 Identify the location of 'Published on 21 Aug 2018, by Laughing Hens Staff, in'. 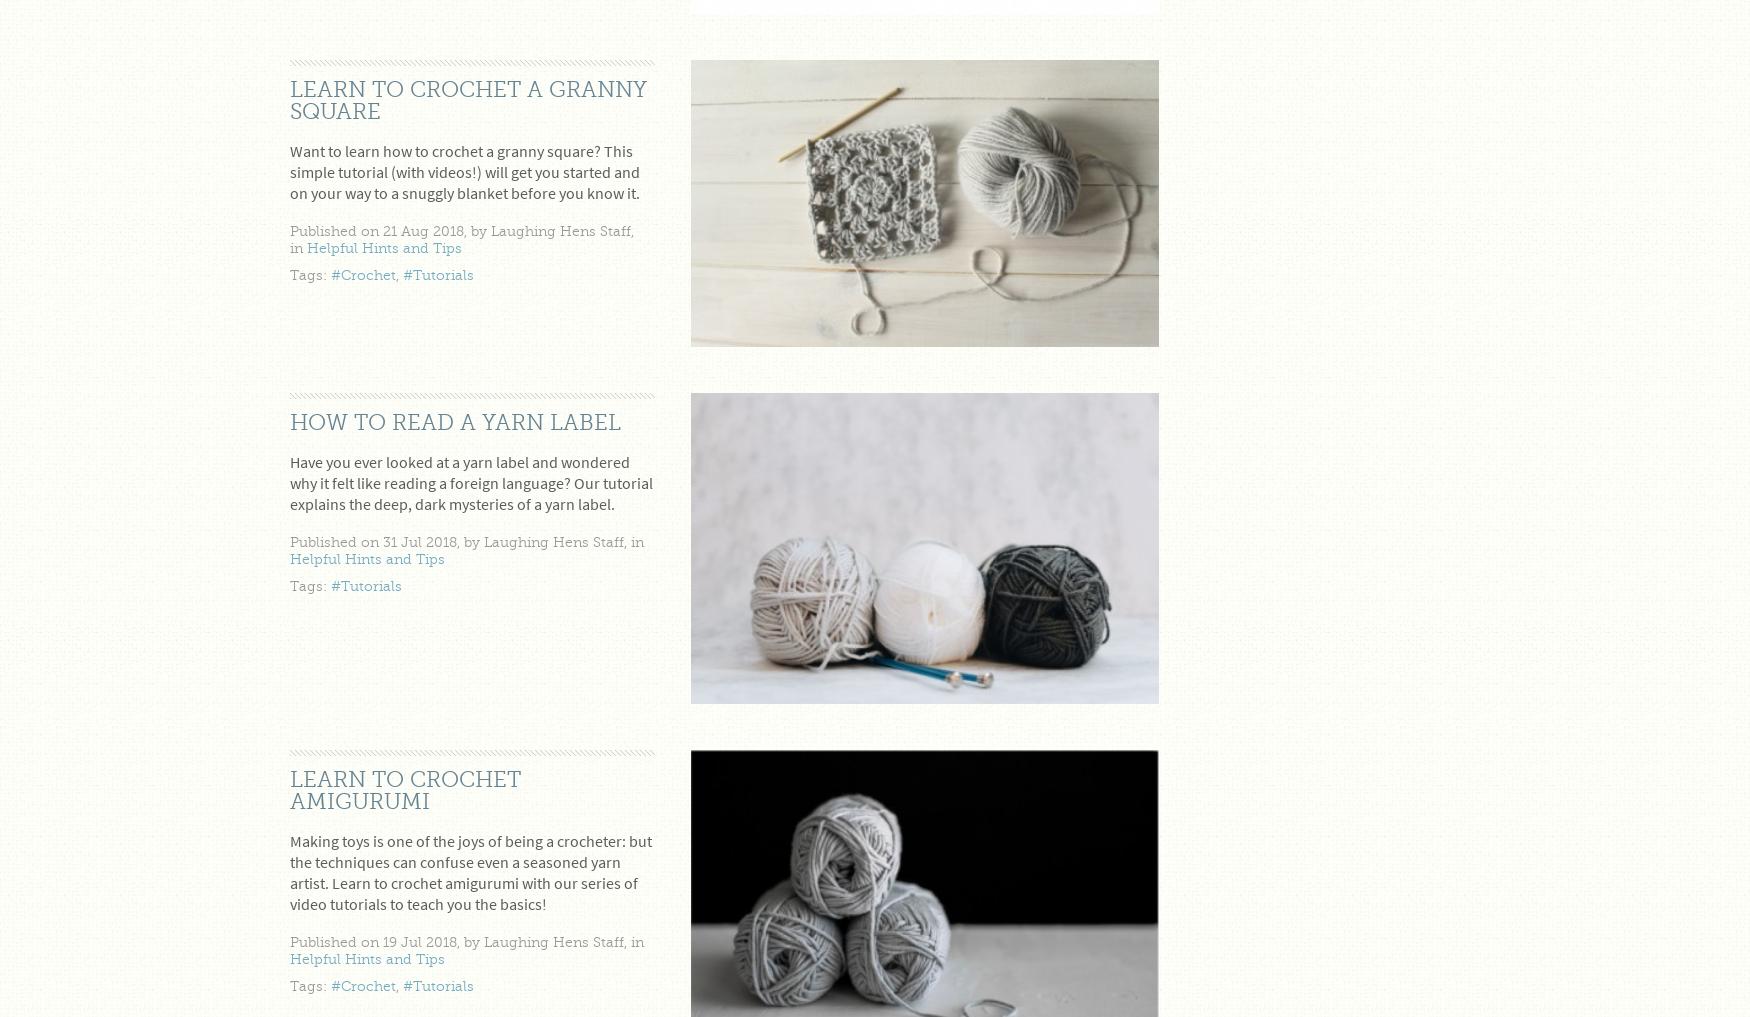
(462, 237).